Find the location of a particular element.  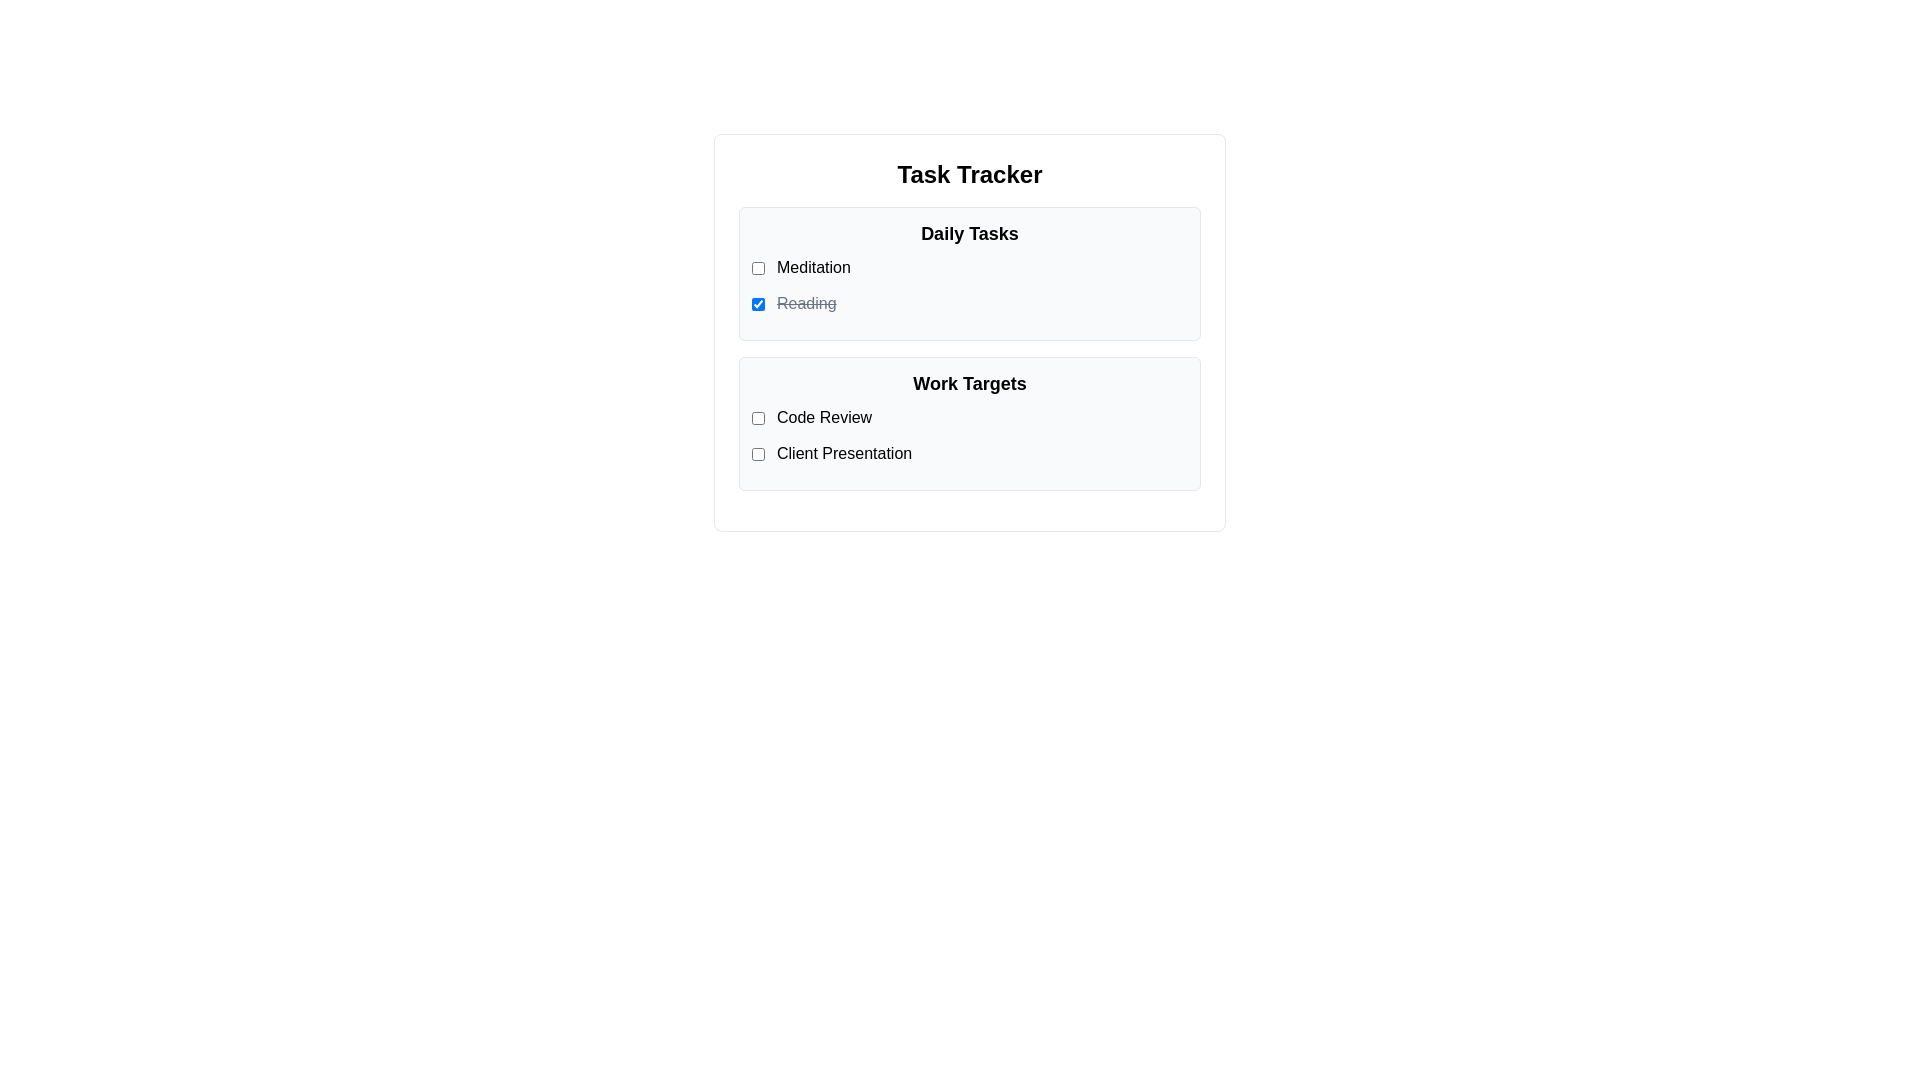

the selected checkbox indicating it is checked, which is located to the left of the 'Reading' label in the 'Daily Tasks' section of the 'Task Tracker' interface is located at coordinates (757, 304).